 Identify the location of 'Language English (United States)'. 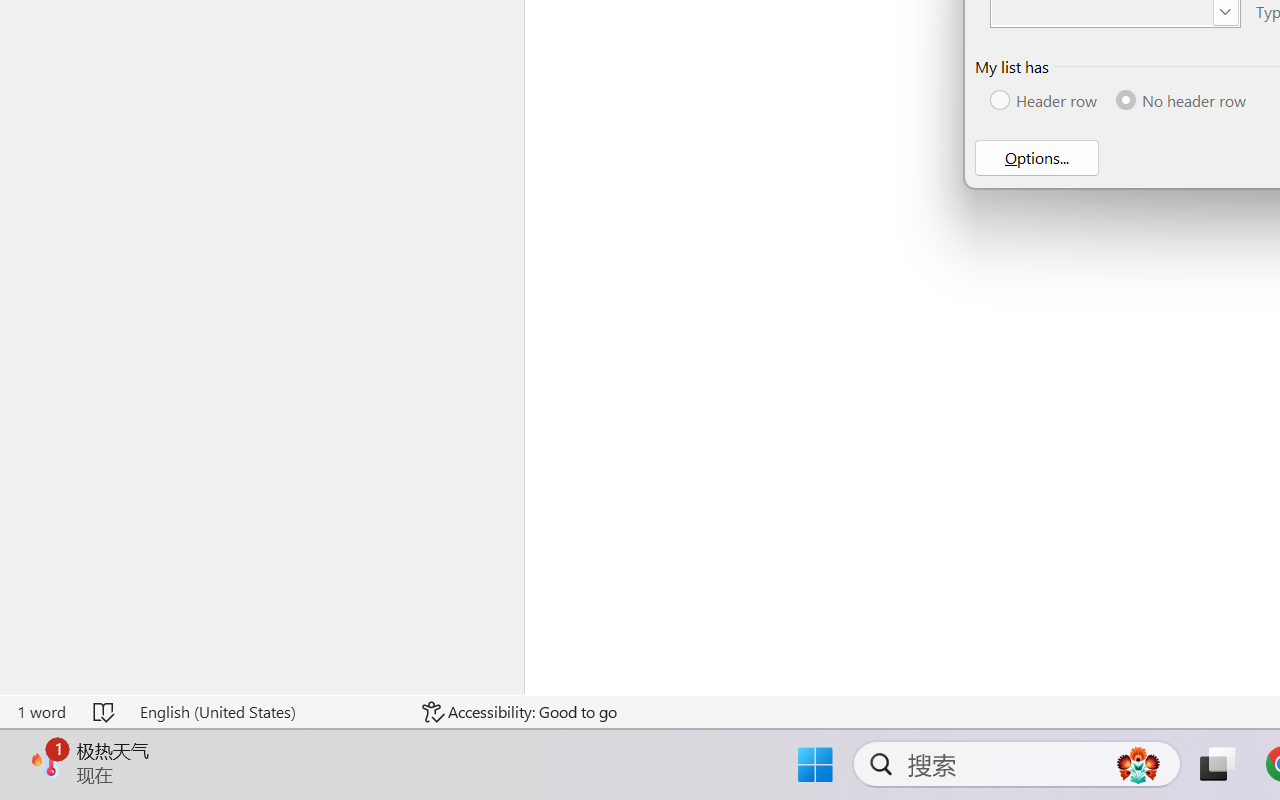
(266, 711).